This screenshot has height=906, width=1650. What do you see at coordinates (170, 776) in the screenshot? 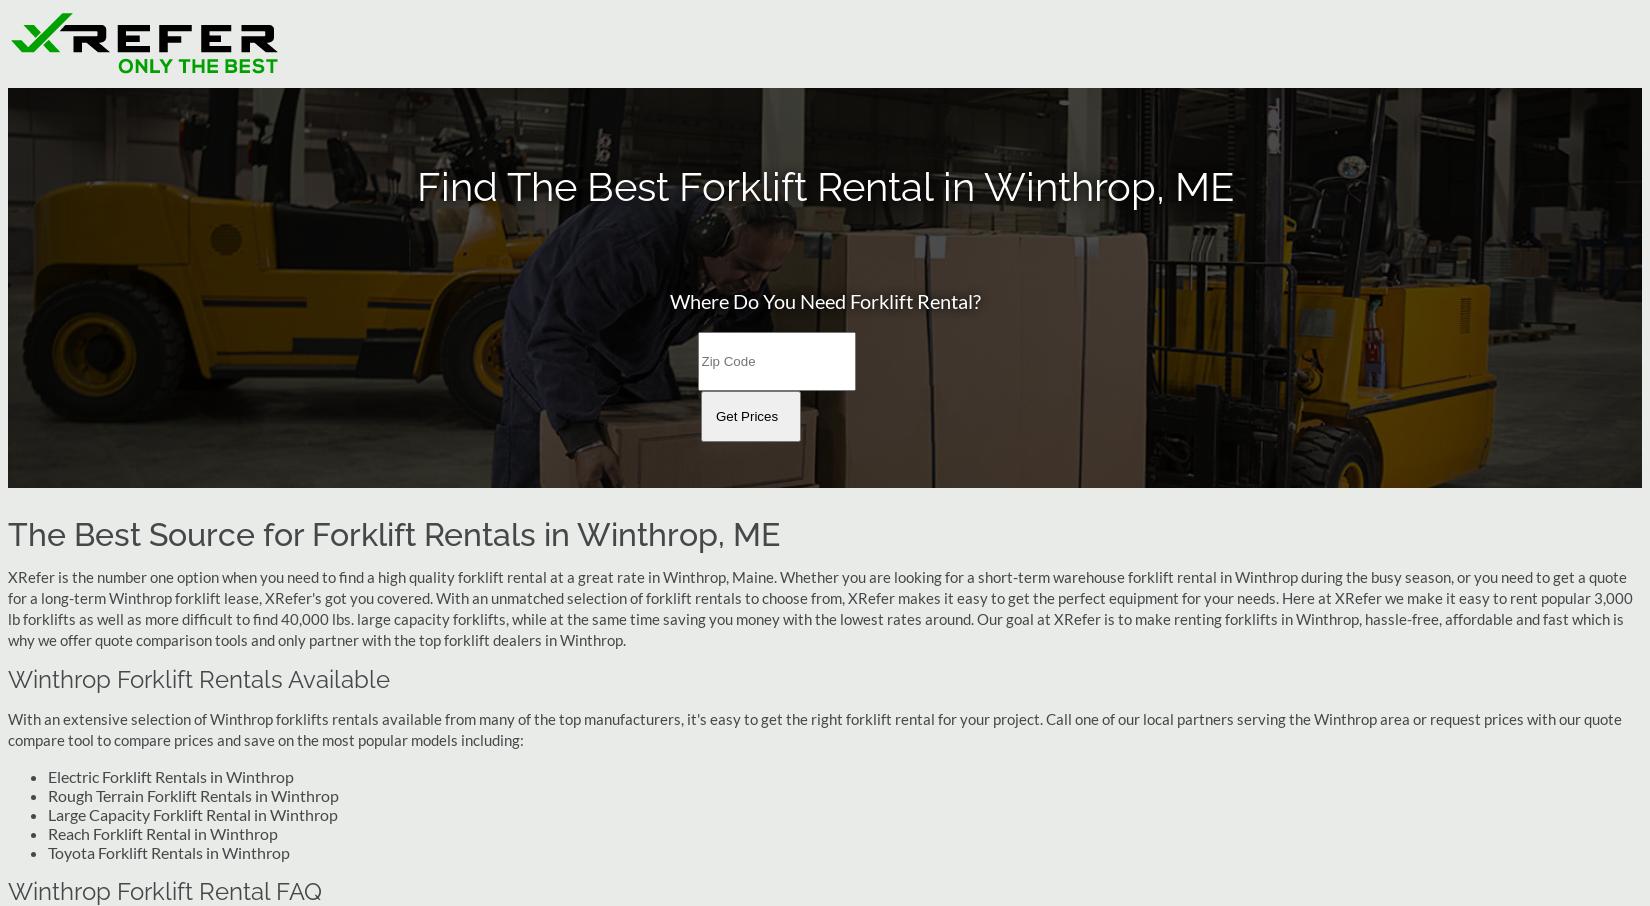
I see `'Electric Forklift Rentals in Winthrop'` at bounding box center [170, 776].